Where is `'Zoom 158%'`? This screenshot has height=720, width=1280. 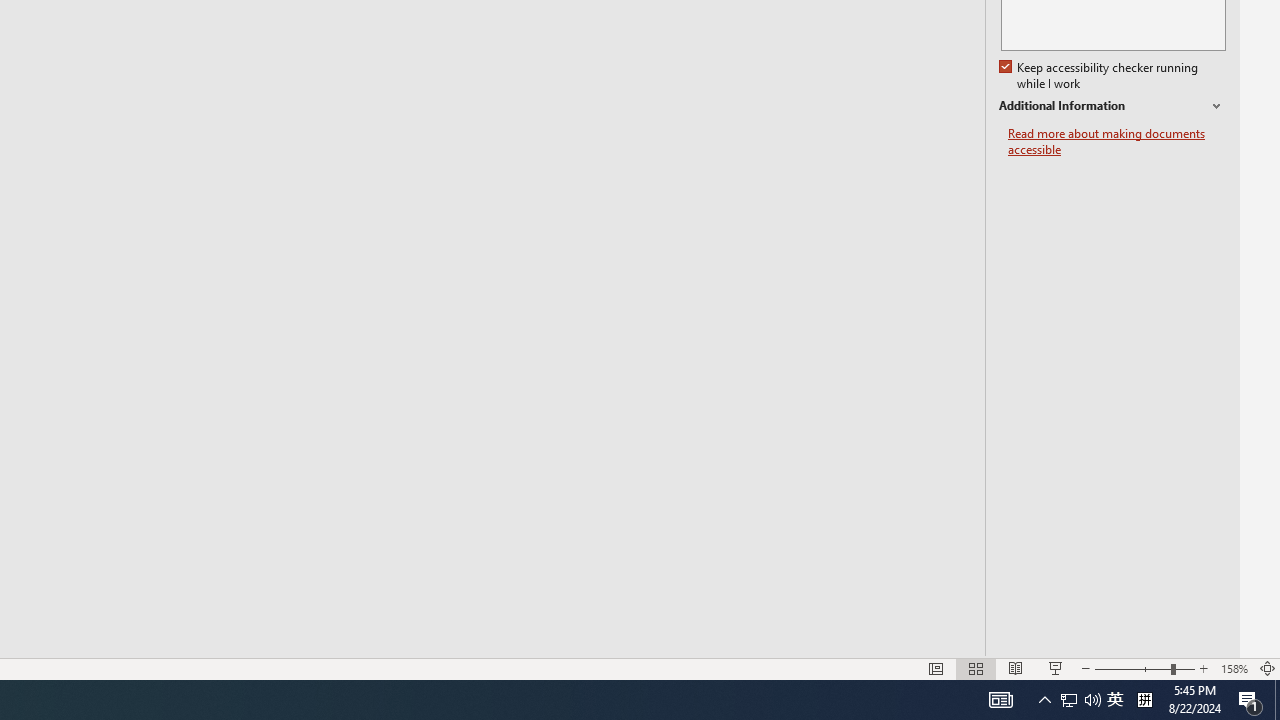 'Zoom 158%' is located at coordinates (1233, 669).